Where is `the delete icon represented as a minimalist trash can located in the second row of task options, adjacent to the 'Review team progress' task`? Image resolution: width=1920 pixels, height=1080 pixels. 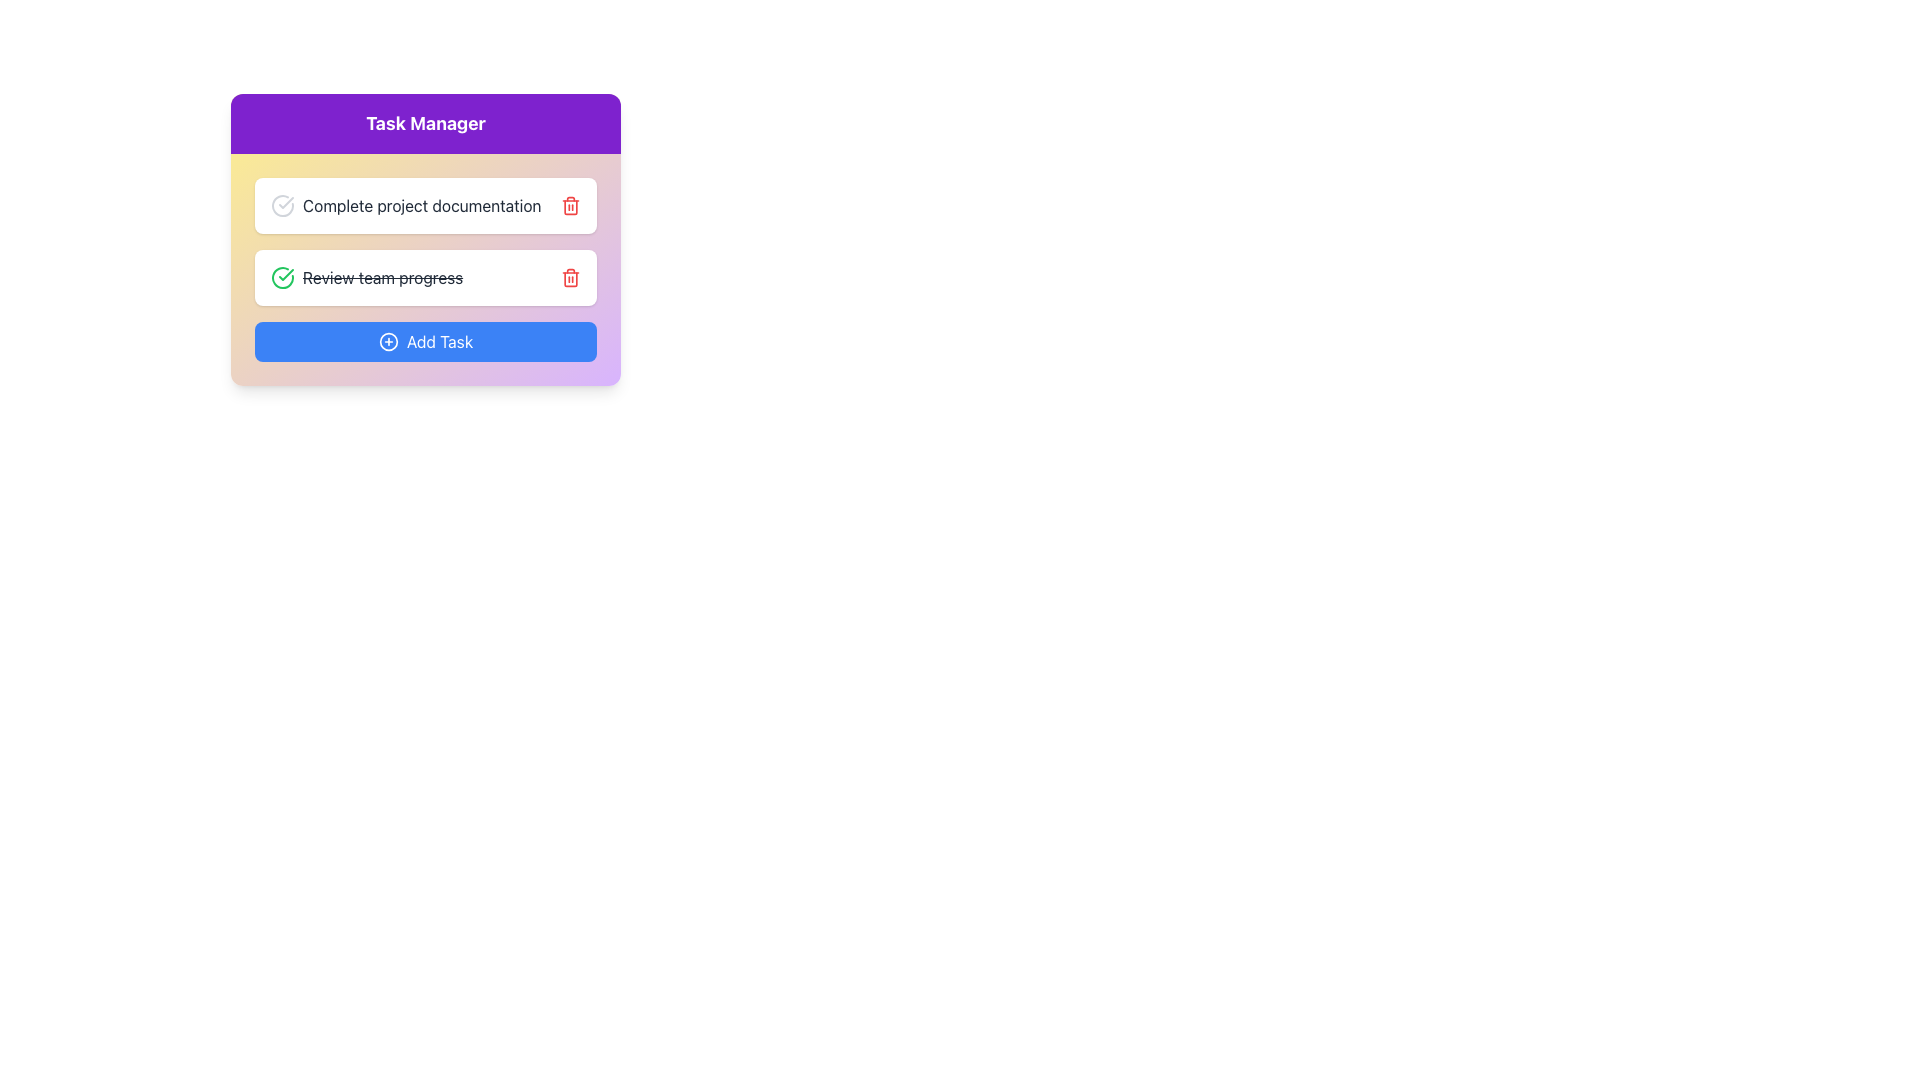
the delete icon represented as a minimalist trash can located in the second row of task options, adjacent to the 'Review team progress' task is located at coordinates (570, 278).